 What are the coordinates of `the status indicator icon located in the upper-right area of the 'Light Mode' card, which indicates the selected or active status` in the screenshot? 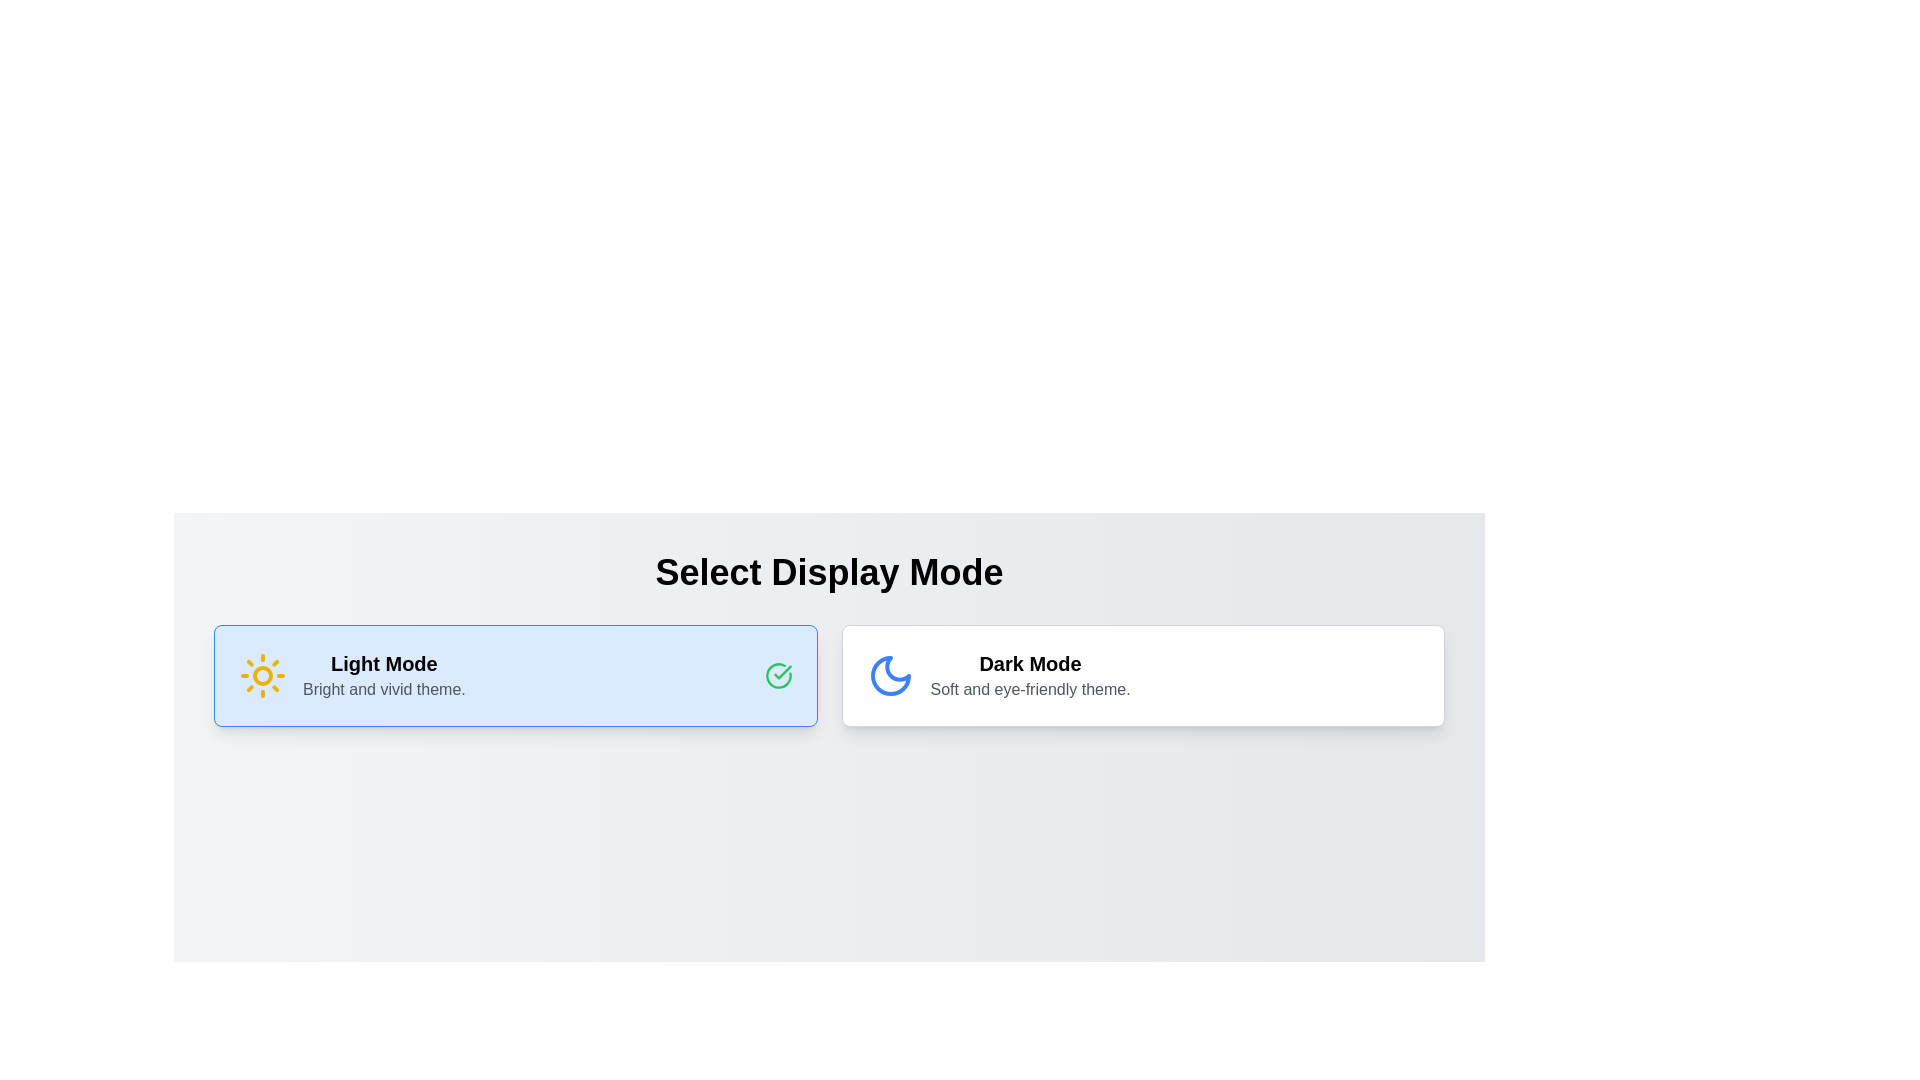 It's located at (781, 672).